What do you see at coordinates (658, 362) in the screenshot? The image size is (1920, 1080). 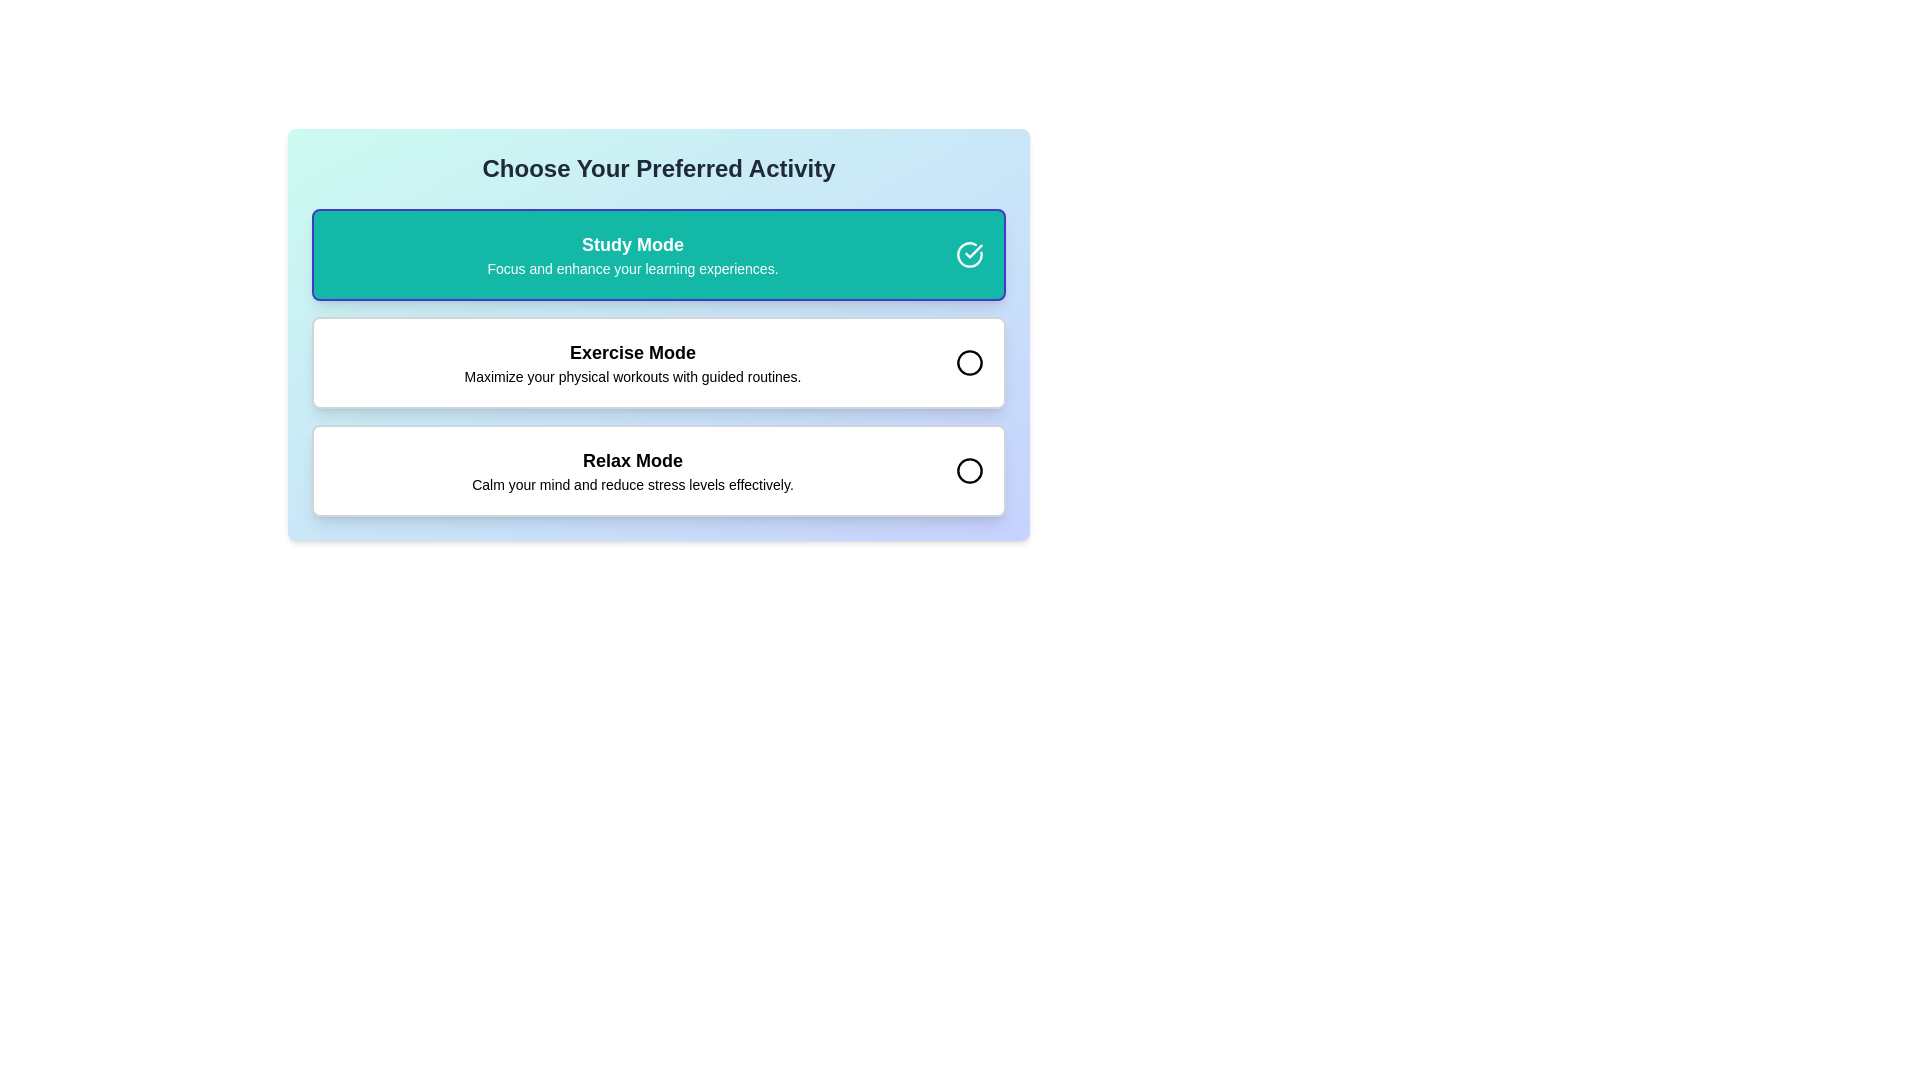 I see `the second option card titled 'Exercise Mode' within the vertically arranged list of activity options for interaction` at bounding box center [658, 362].